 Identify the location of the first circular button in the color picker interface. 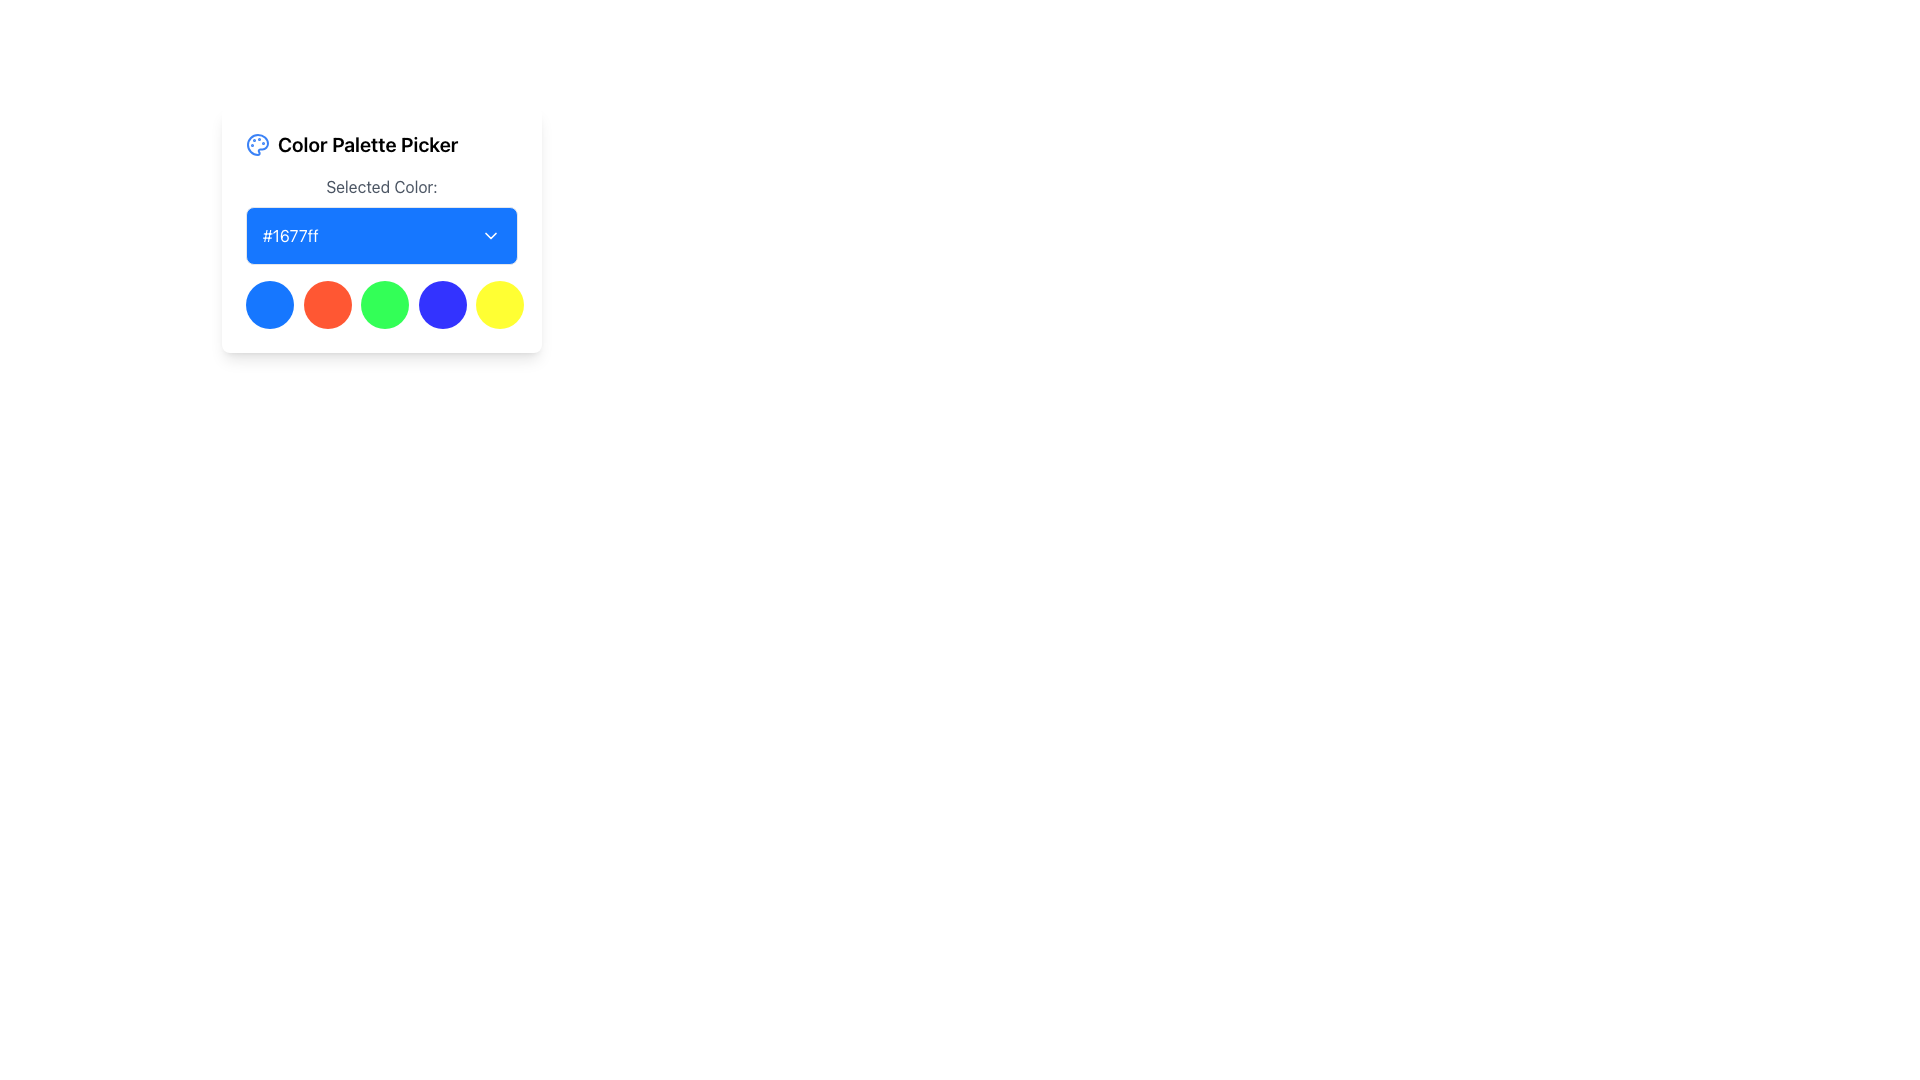
(268, 304).